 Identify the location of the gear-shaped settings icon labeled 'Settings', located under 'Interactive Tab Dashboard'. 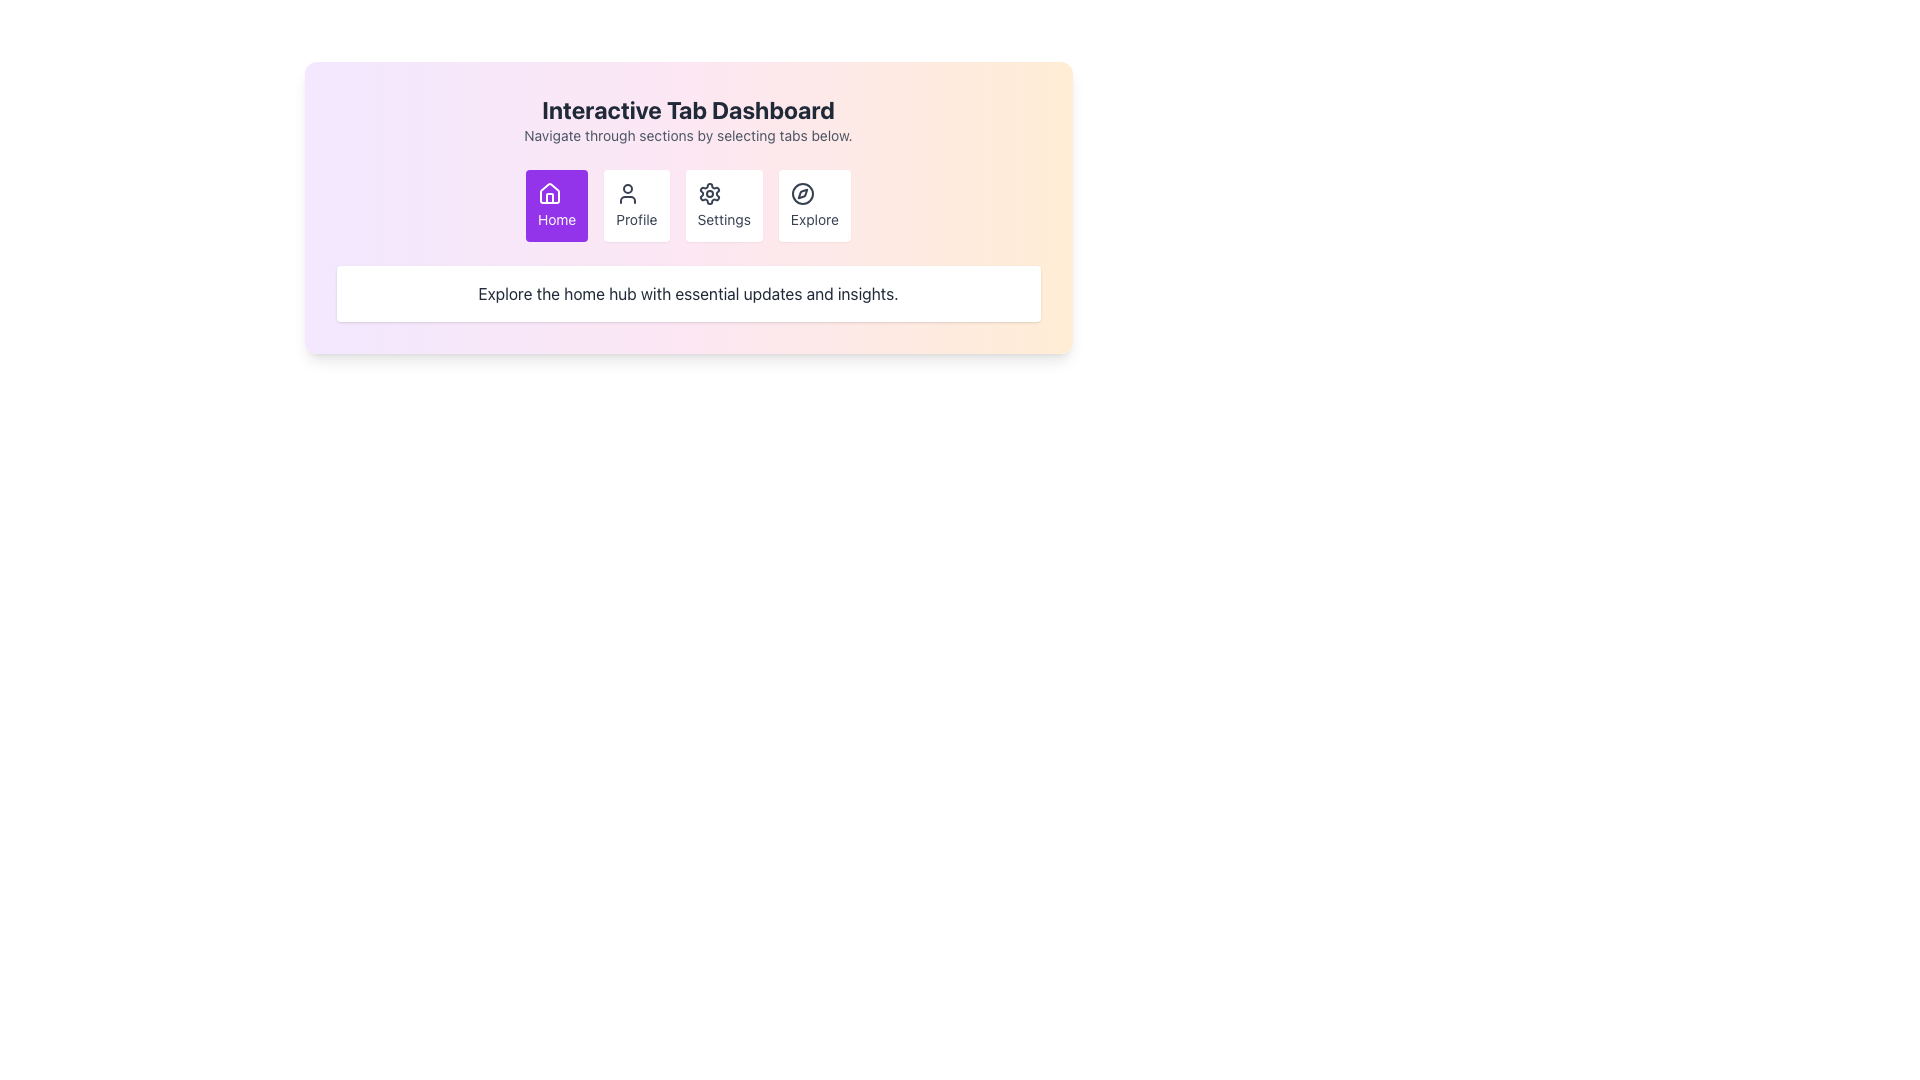
(709, 193).